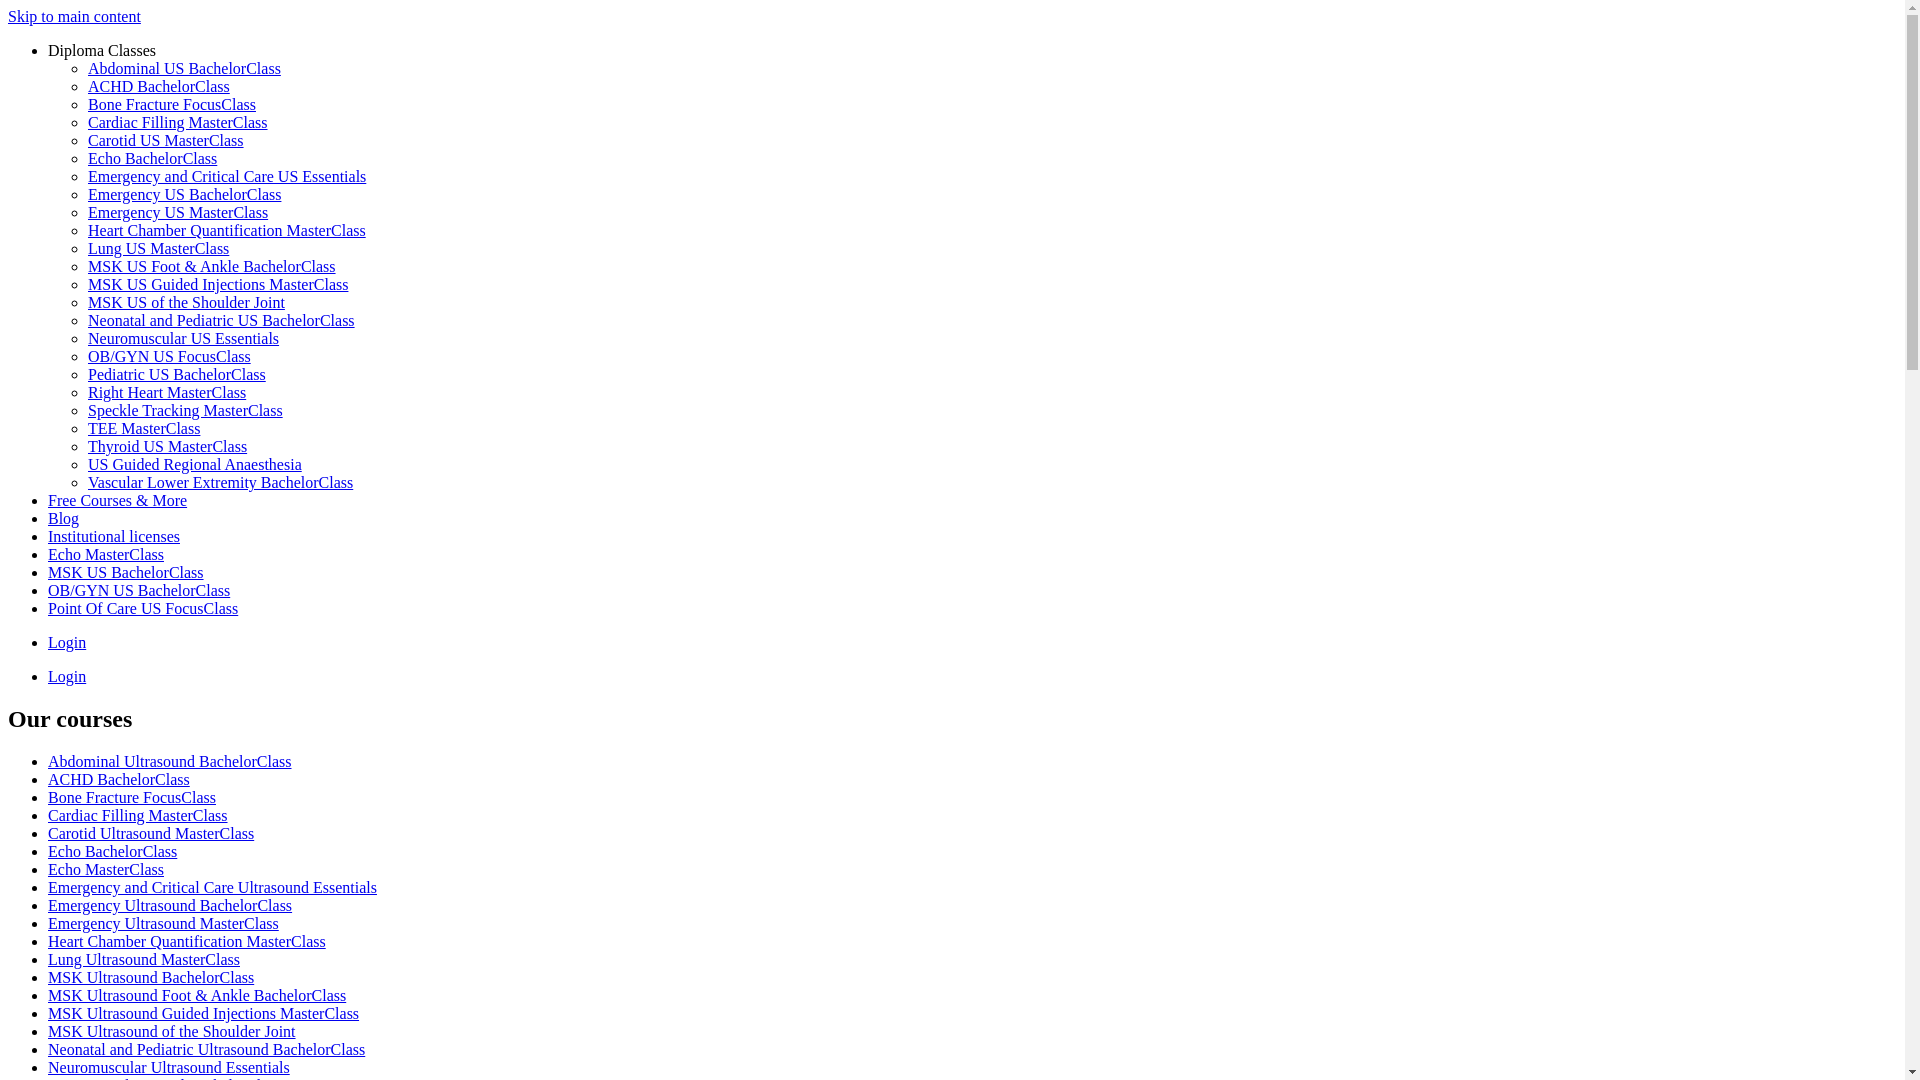 Image resolution: width=1920 pixels, height=1080 pixels. Describe the element at coordinates (86, 157) in the screenshot. I see `'Echo BachelorClass'` at that location.